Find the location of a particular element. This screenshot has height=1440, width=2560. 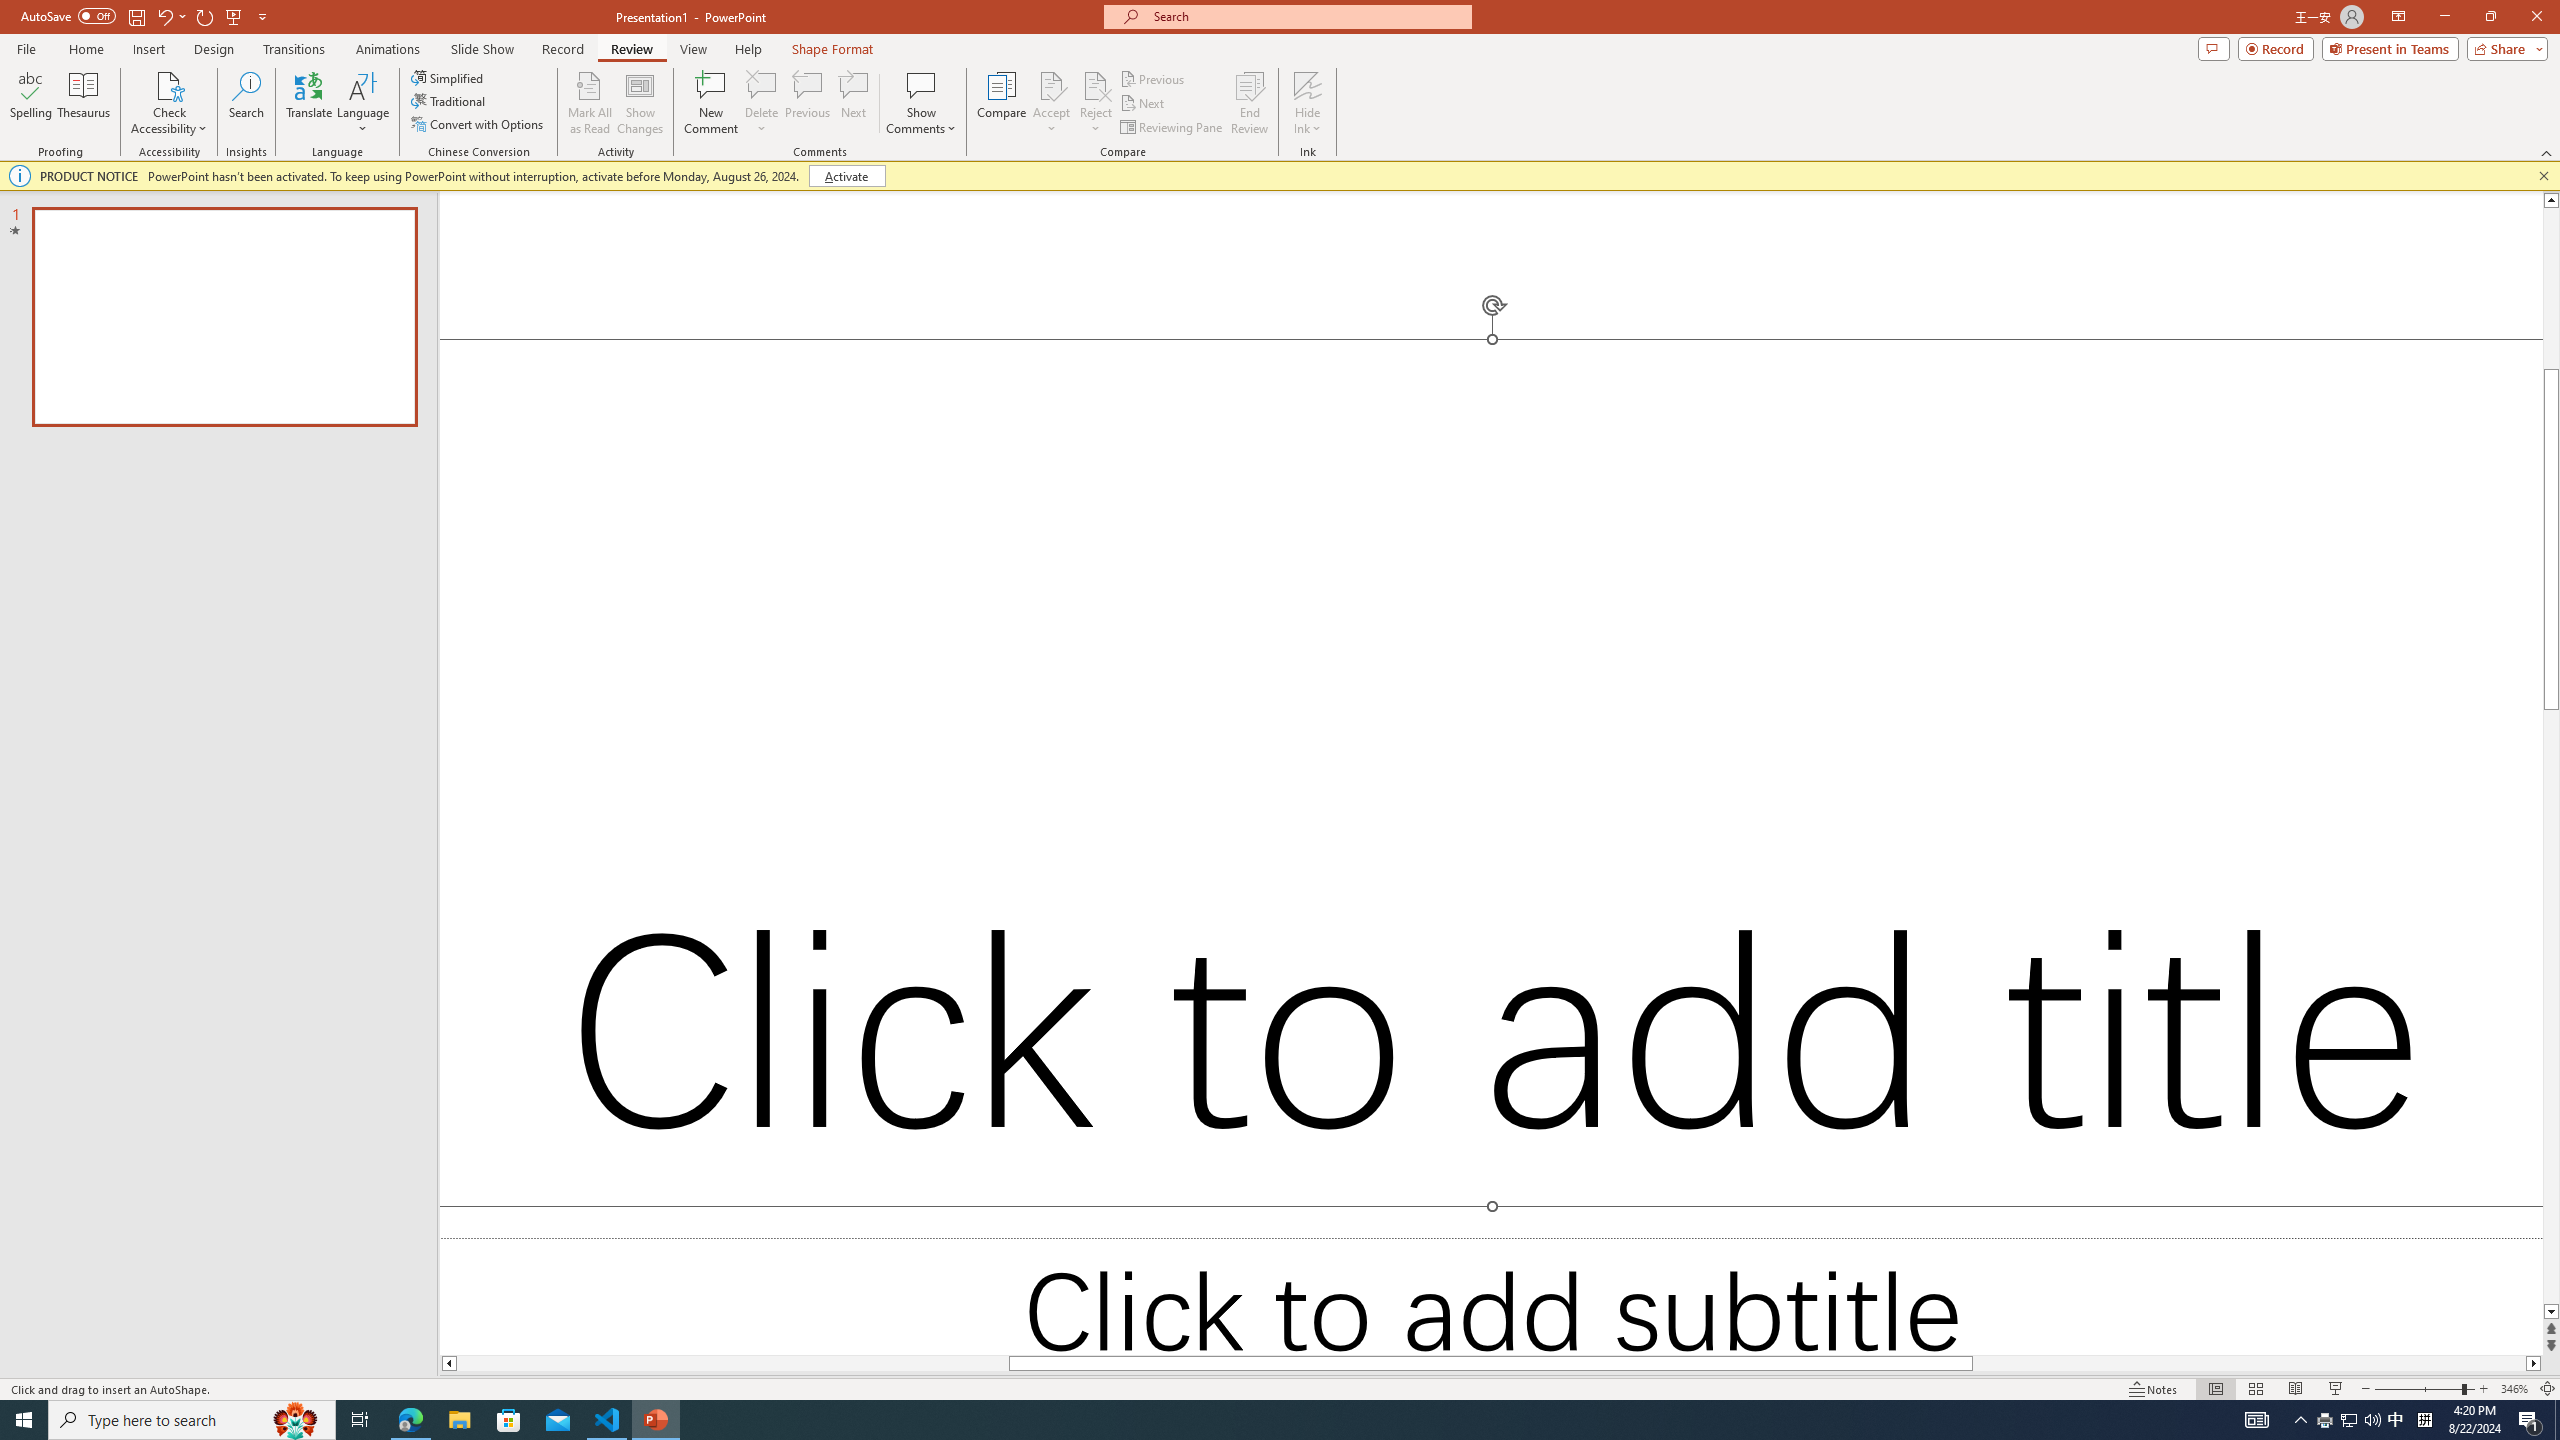

'Simplified' is located at coordinates (448, 77).